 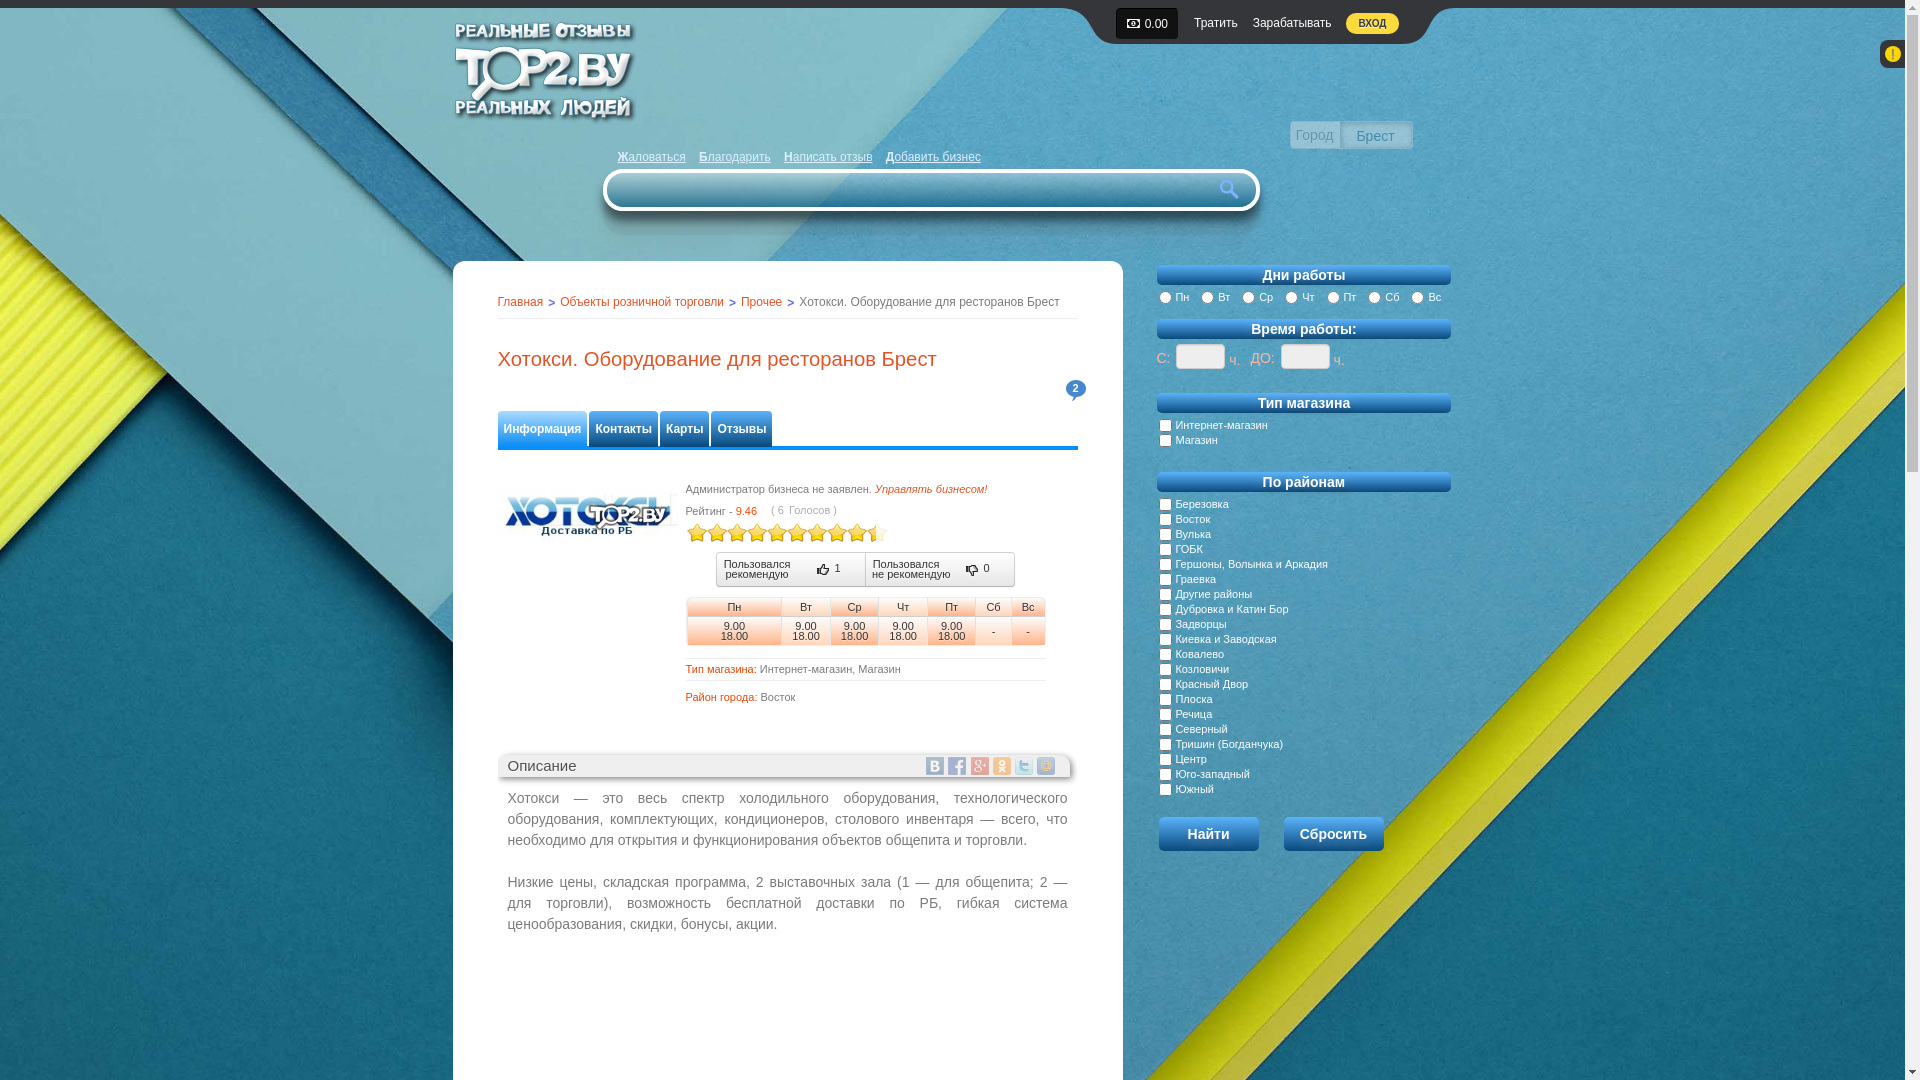 I want to click on '8', so click(x=765, y=531).